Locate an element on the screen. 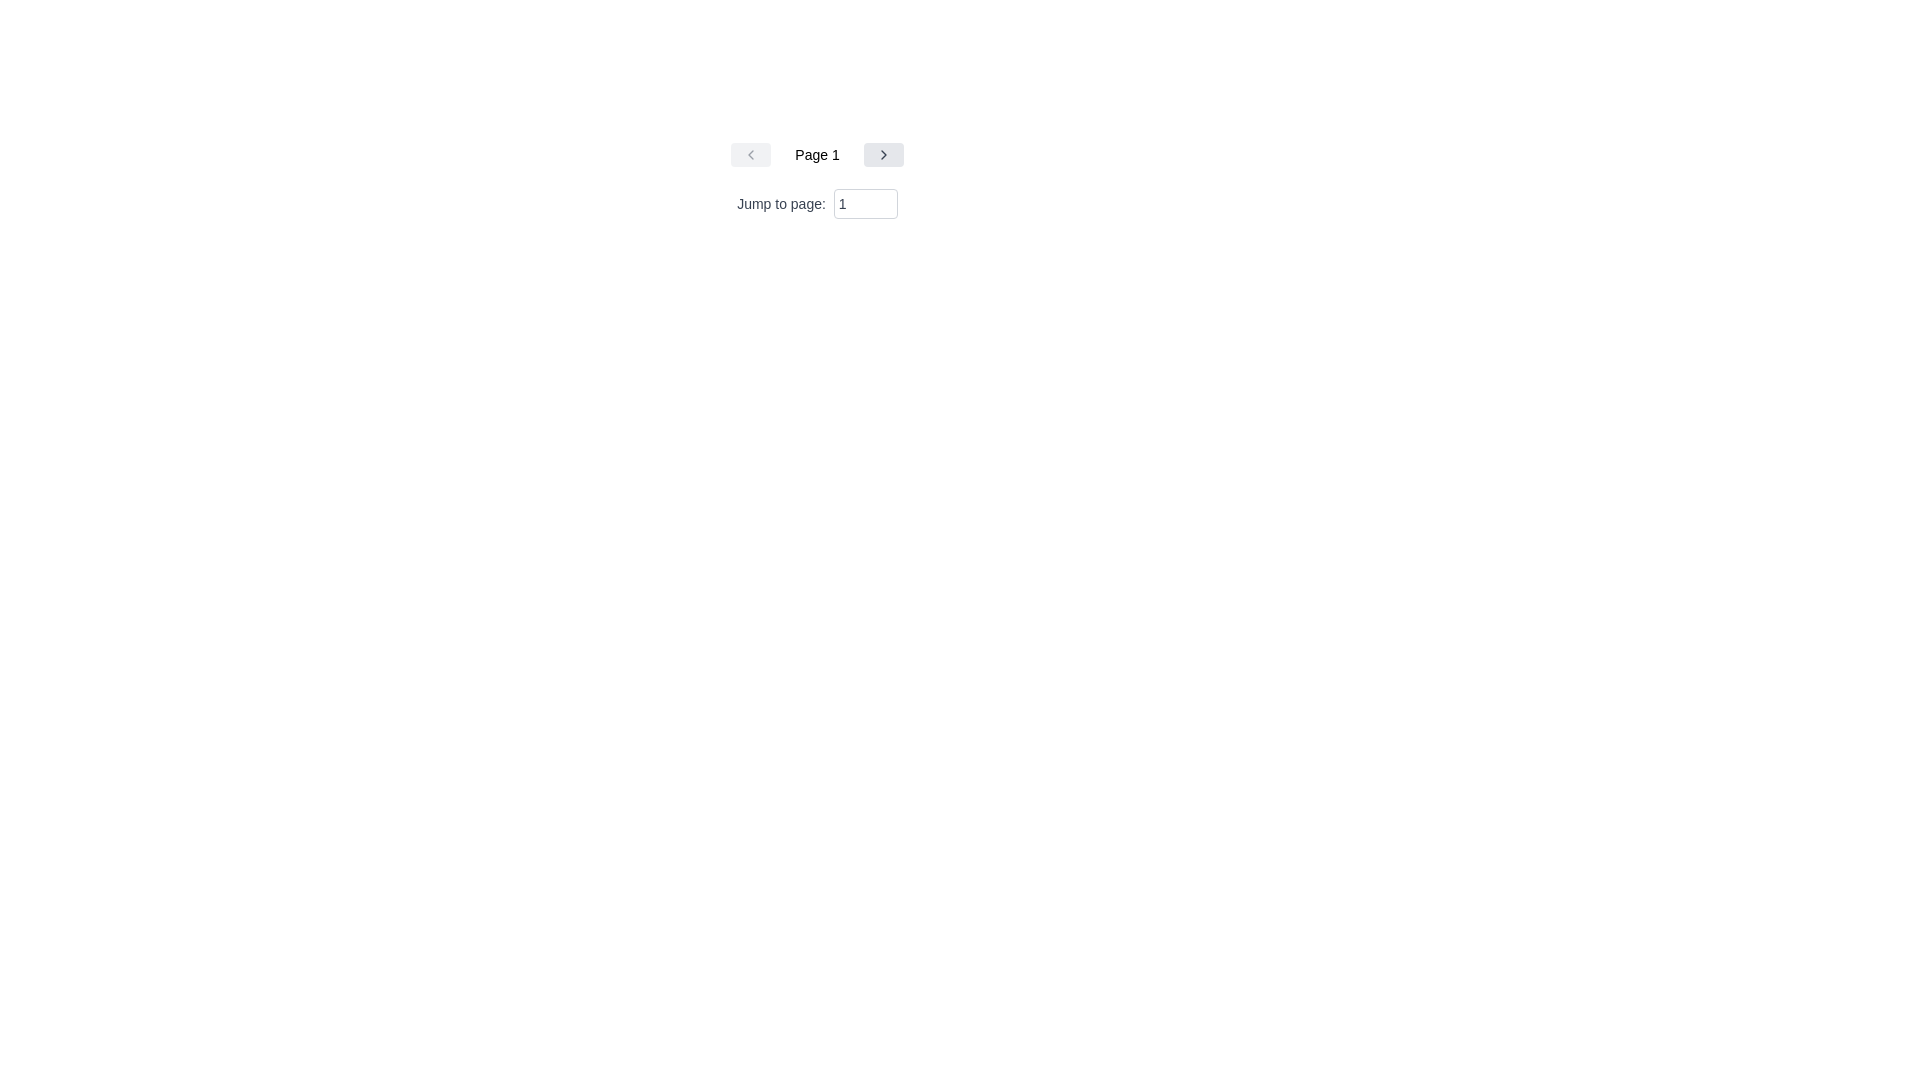  the arrow icon on the left side of the navigation interface is located at coordinates (750, 153).